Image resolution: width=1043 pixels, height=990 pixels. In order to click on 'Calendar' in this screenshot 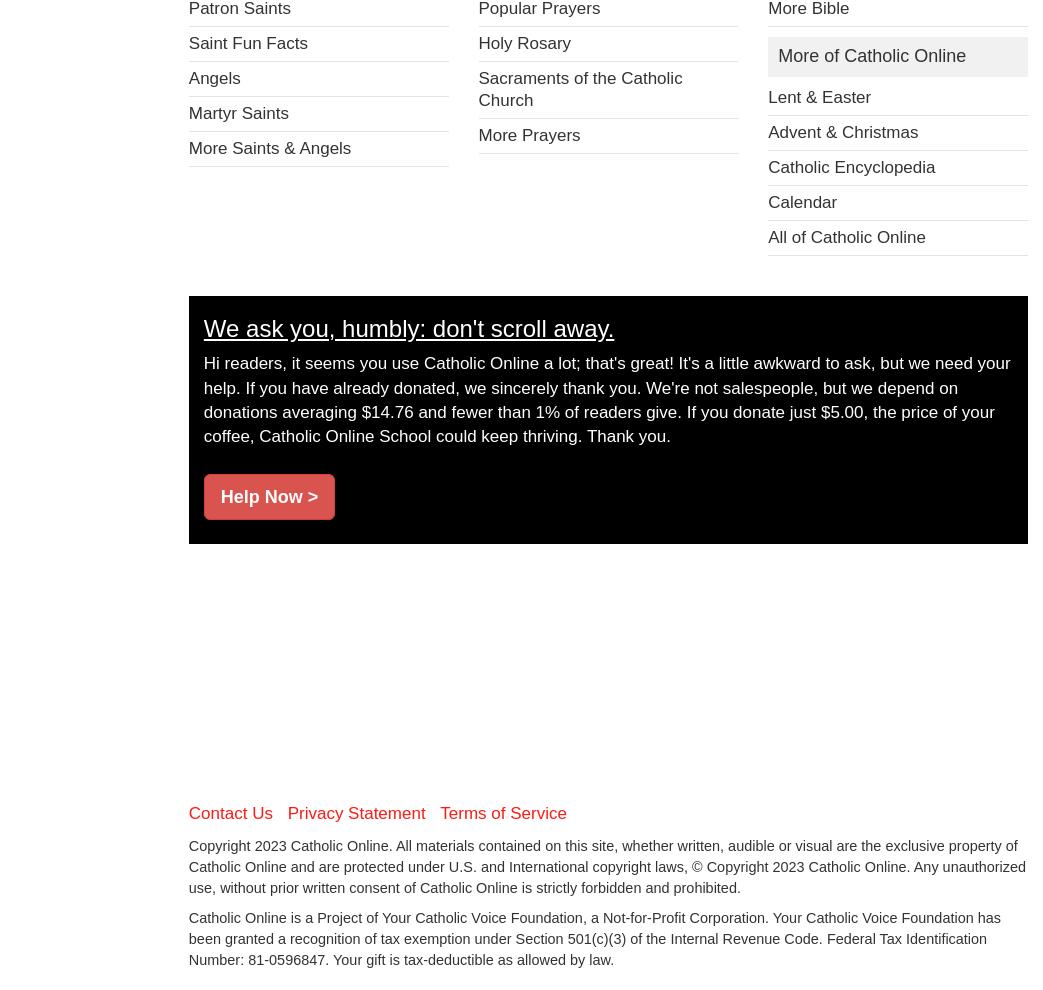, I will do `click(801, 200)`.